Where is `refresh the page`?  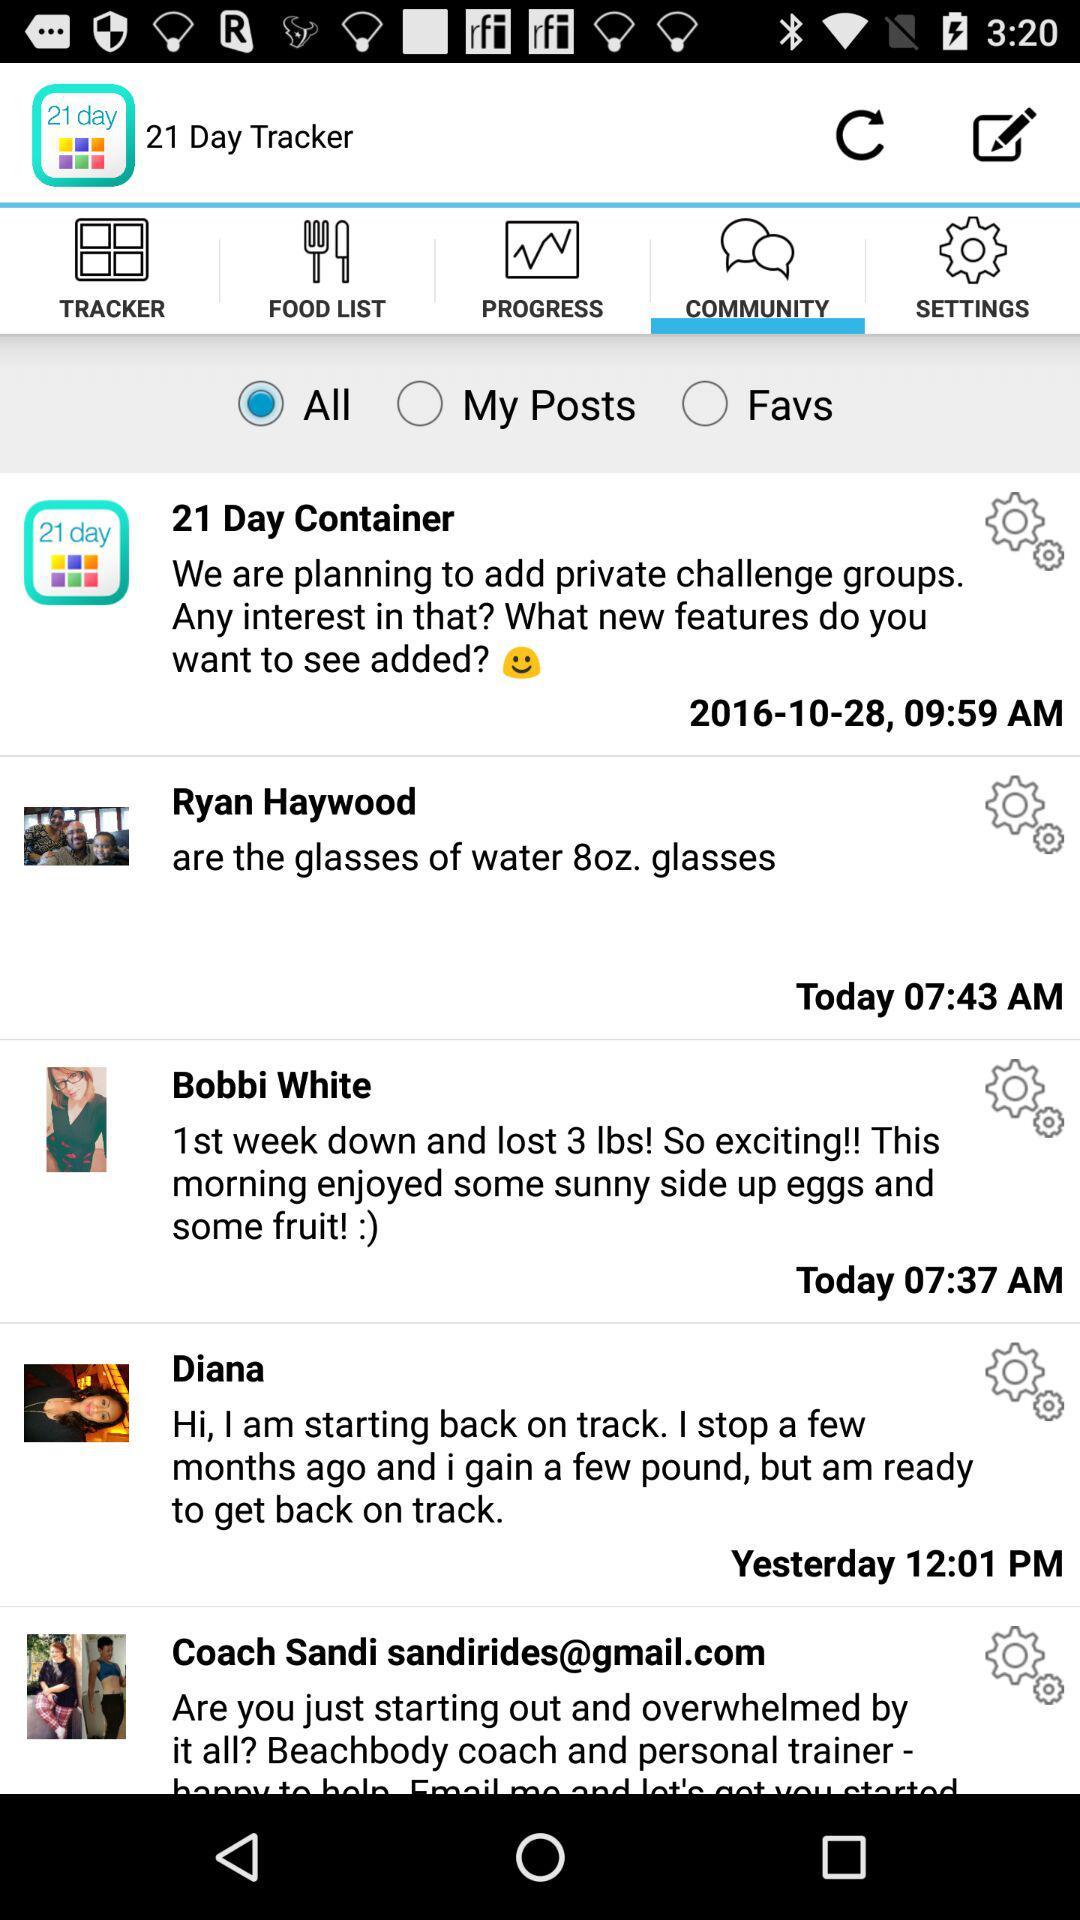
refresh the page is located at coordinates (858, 134).